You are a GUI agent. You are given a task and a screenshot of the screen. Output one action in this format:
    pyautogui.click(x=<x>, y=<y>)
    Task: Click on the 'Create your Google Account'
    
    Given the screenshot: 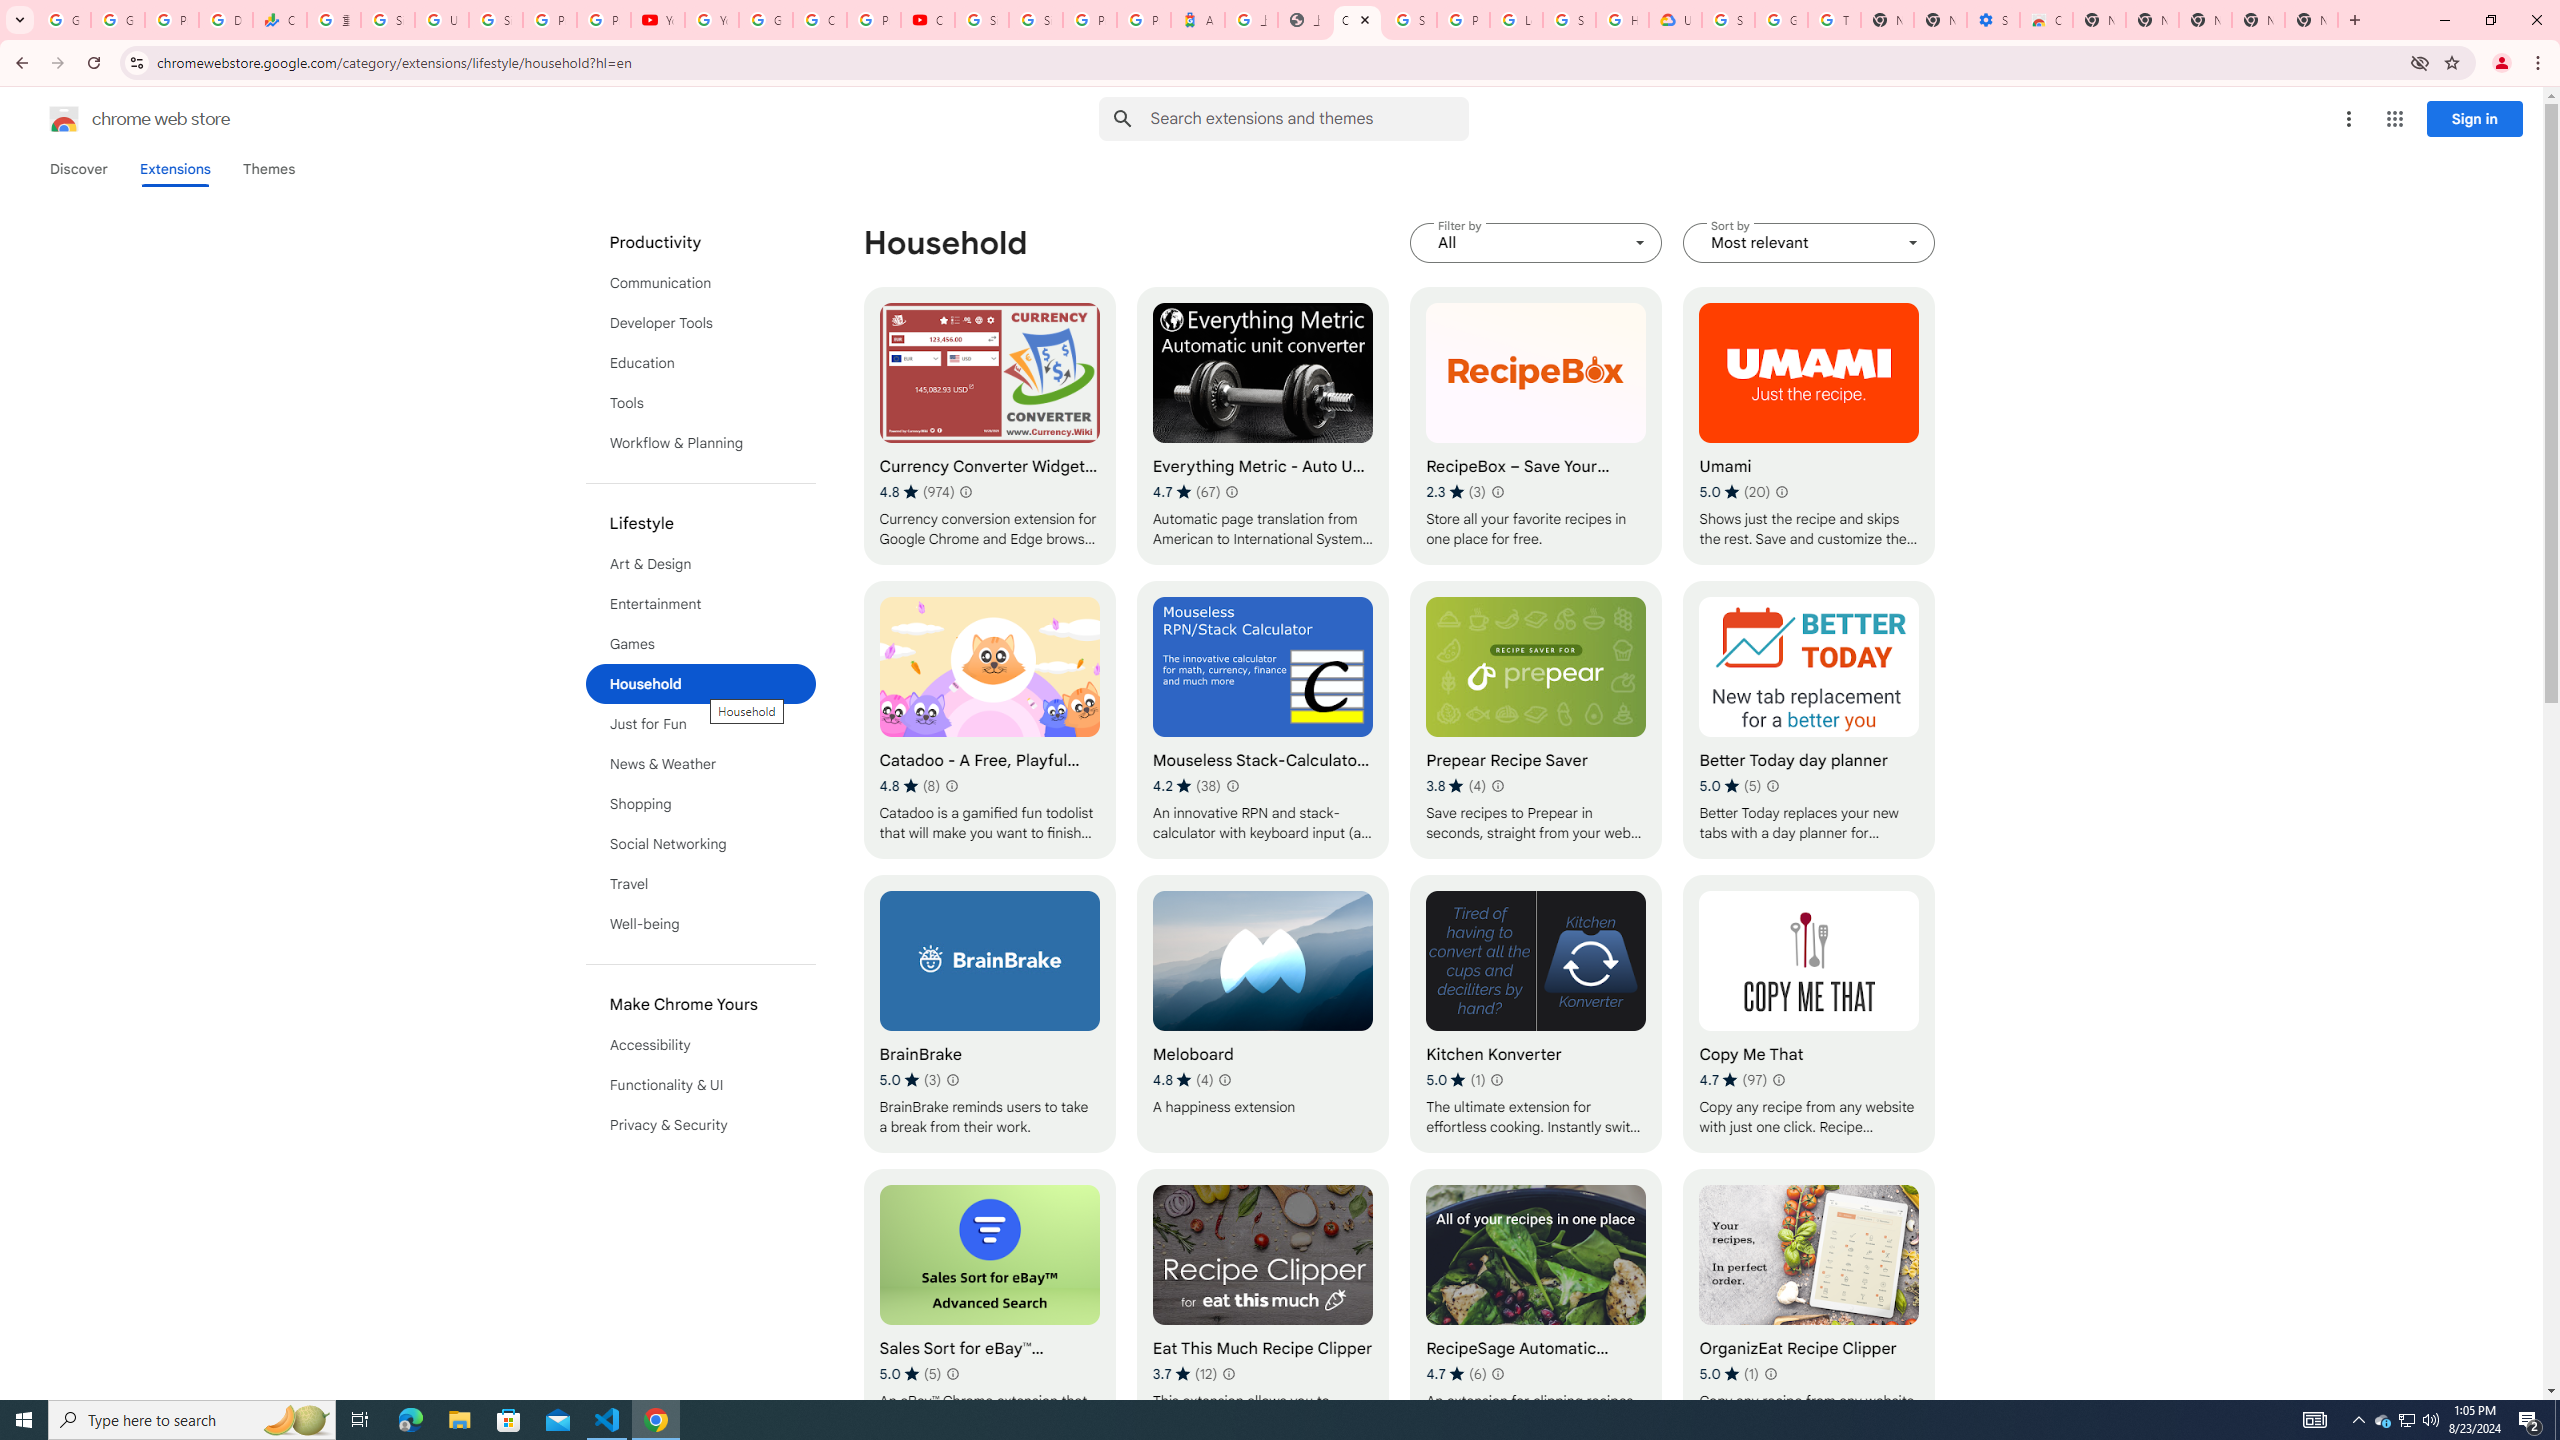 What is the action you would take?
    pyautogui.click(x=819, y=19)
    